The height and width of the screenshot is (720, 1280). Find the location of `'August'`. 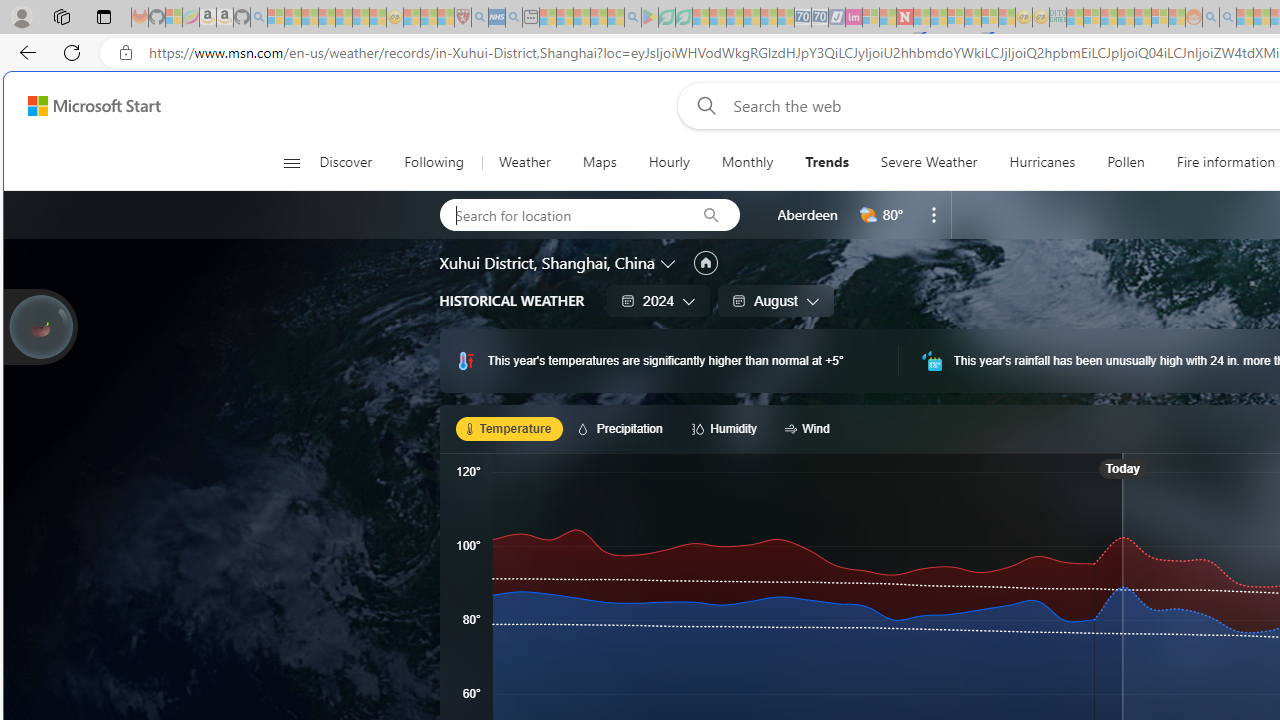

'August' is located at coordinates (774, 300).